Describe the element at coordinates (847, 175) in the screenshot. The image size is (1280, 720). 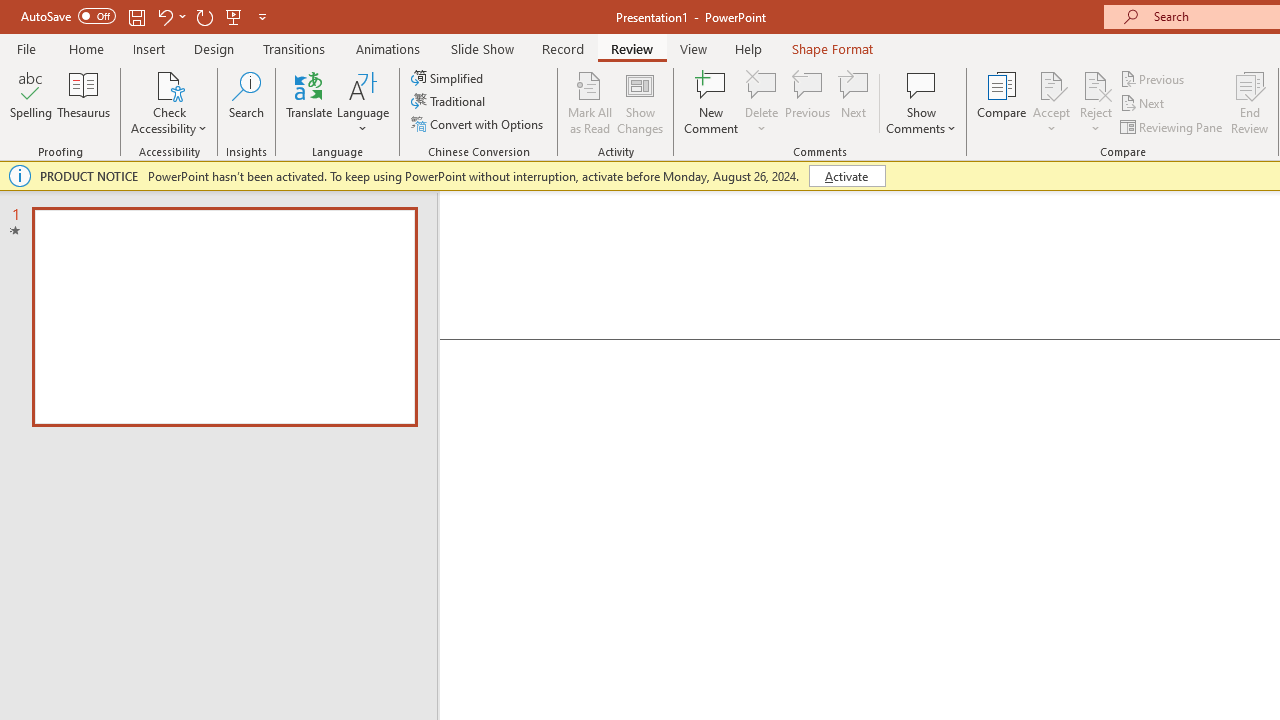
I see `'Activate'` at that location.